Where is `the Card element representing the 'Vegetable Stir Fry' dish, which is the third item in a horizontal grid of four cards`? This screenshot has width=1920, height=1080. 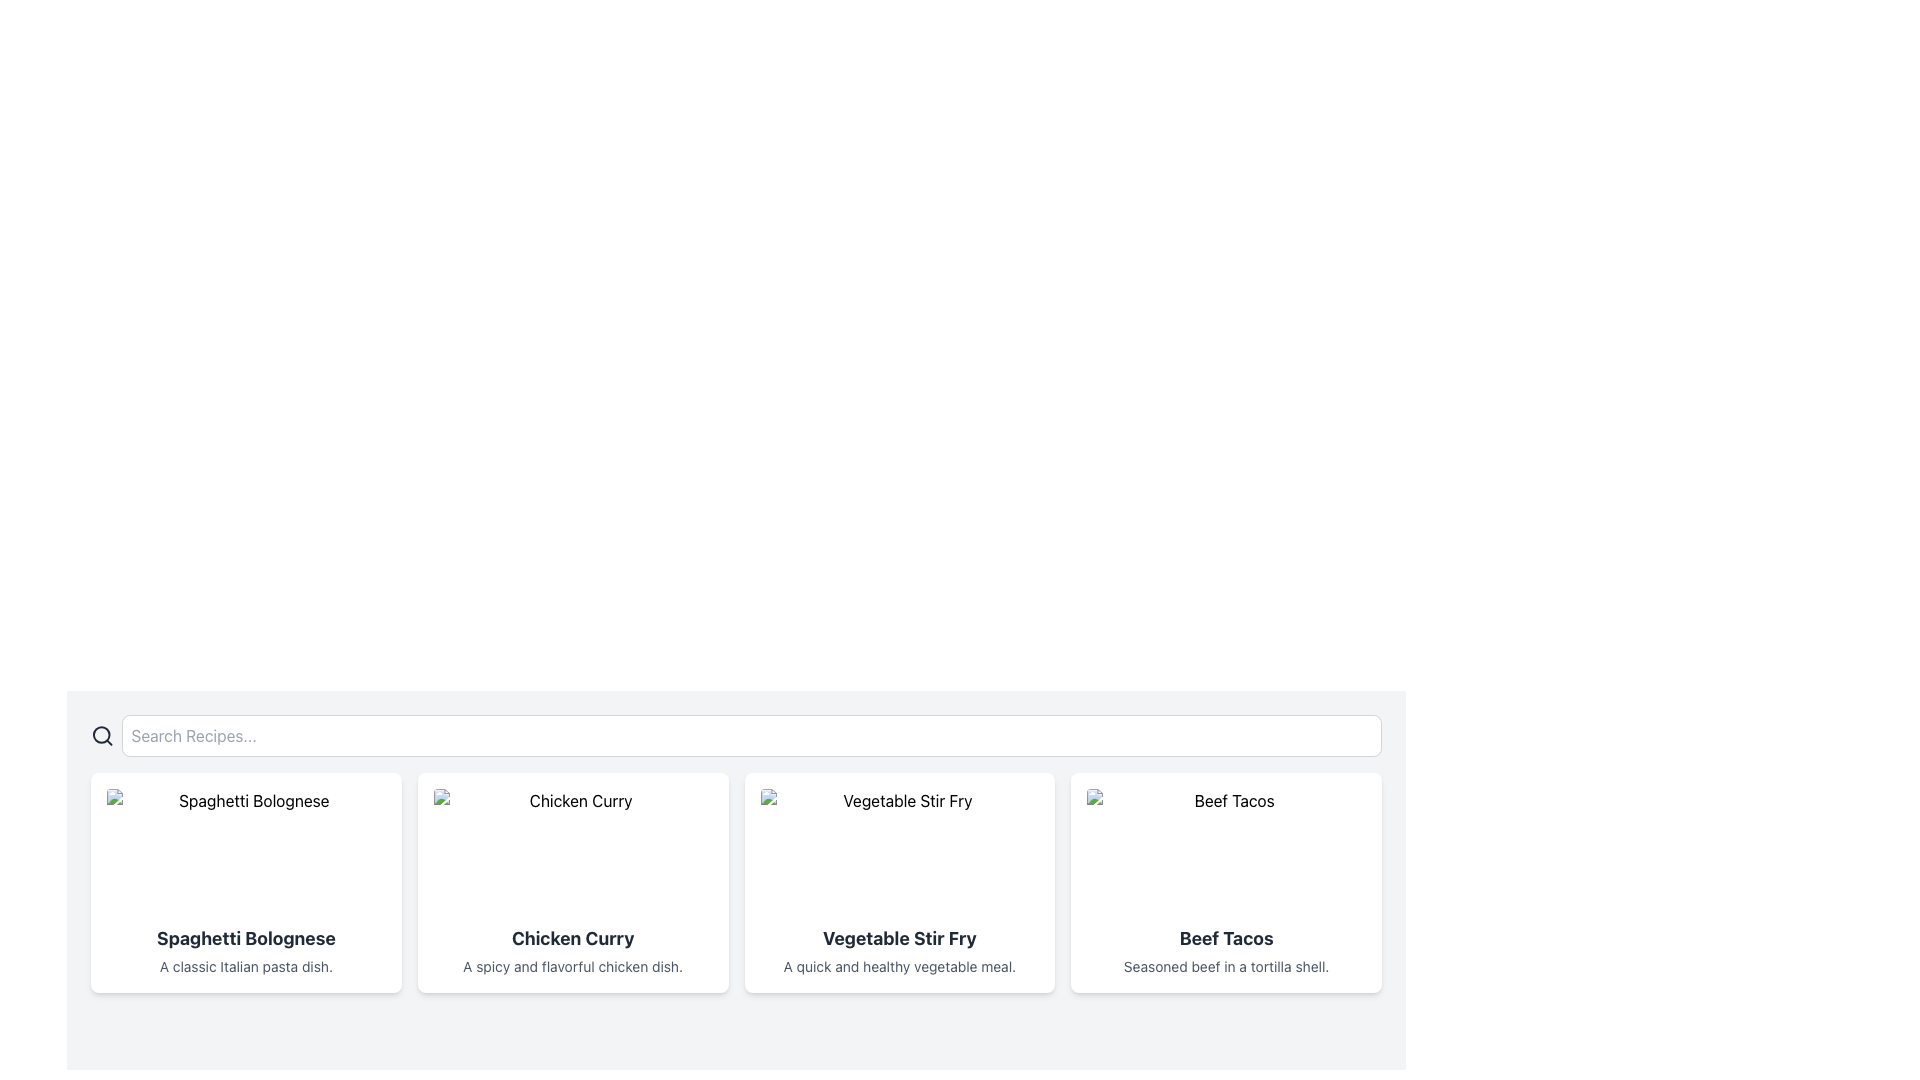
the Card element representing the 'Vegetable Stir Fry' dish, which is the third item in a horizontal grid of four cards is located at coordinates (898, 882).